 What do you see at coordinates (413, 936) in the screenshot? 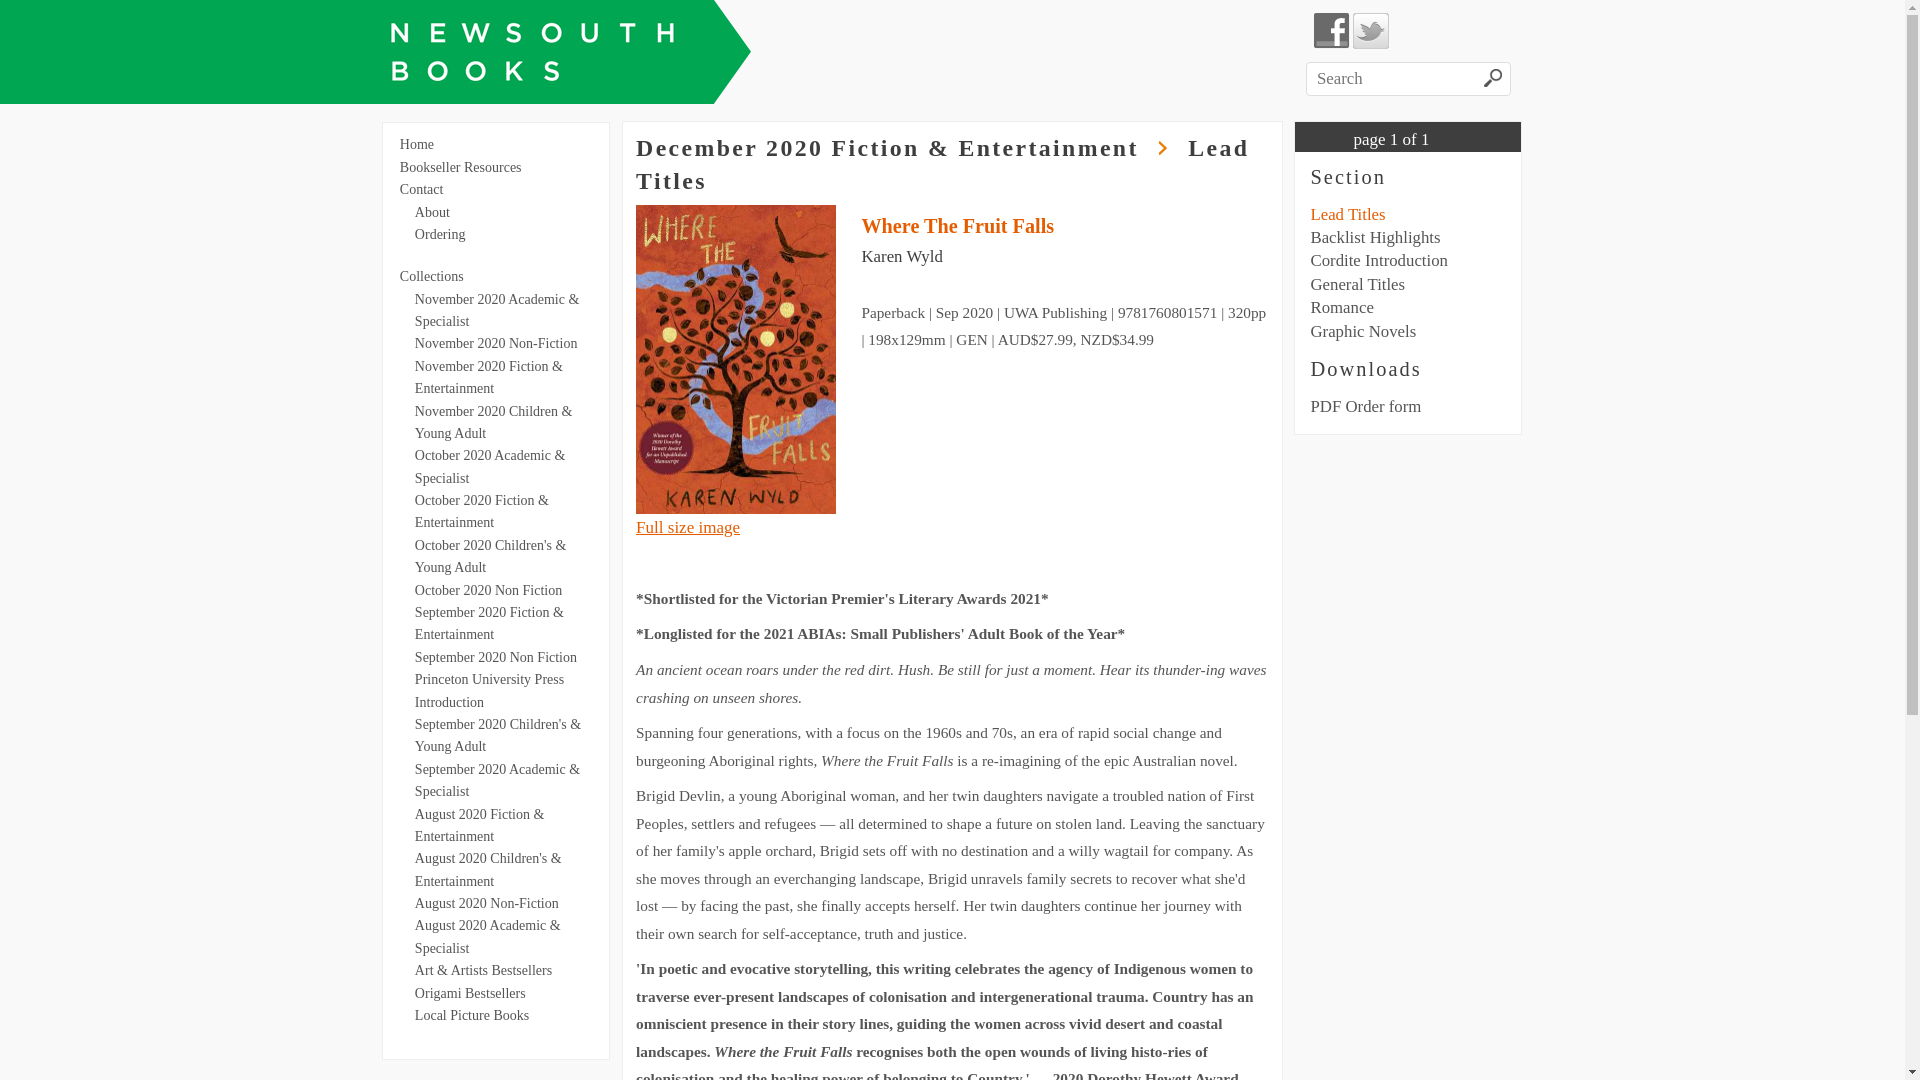
I see `'August 2020 Academic & Specialist'` at bounding box center [413, 936].